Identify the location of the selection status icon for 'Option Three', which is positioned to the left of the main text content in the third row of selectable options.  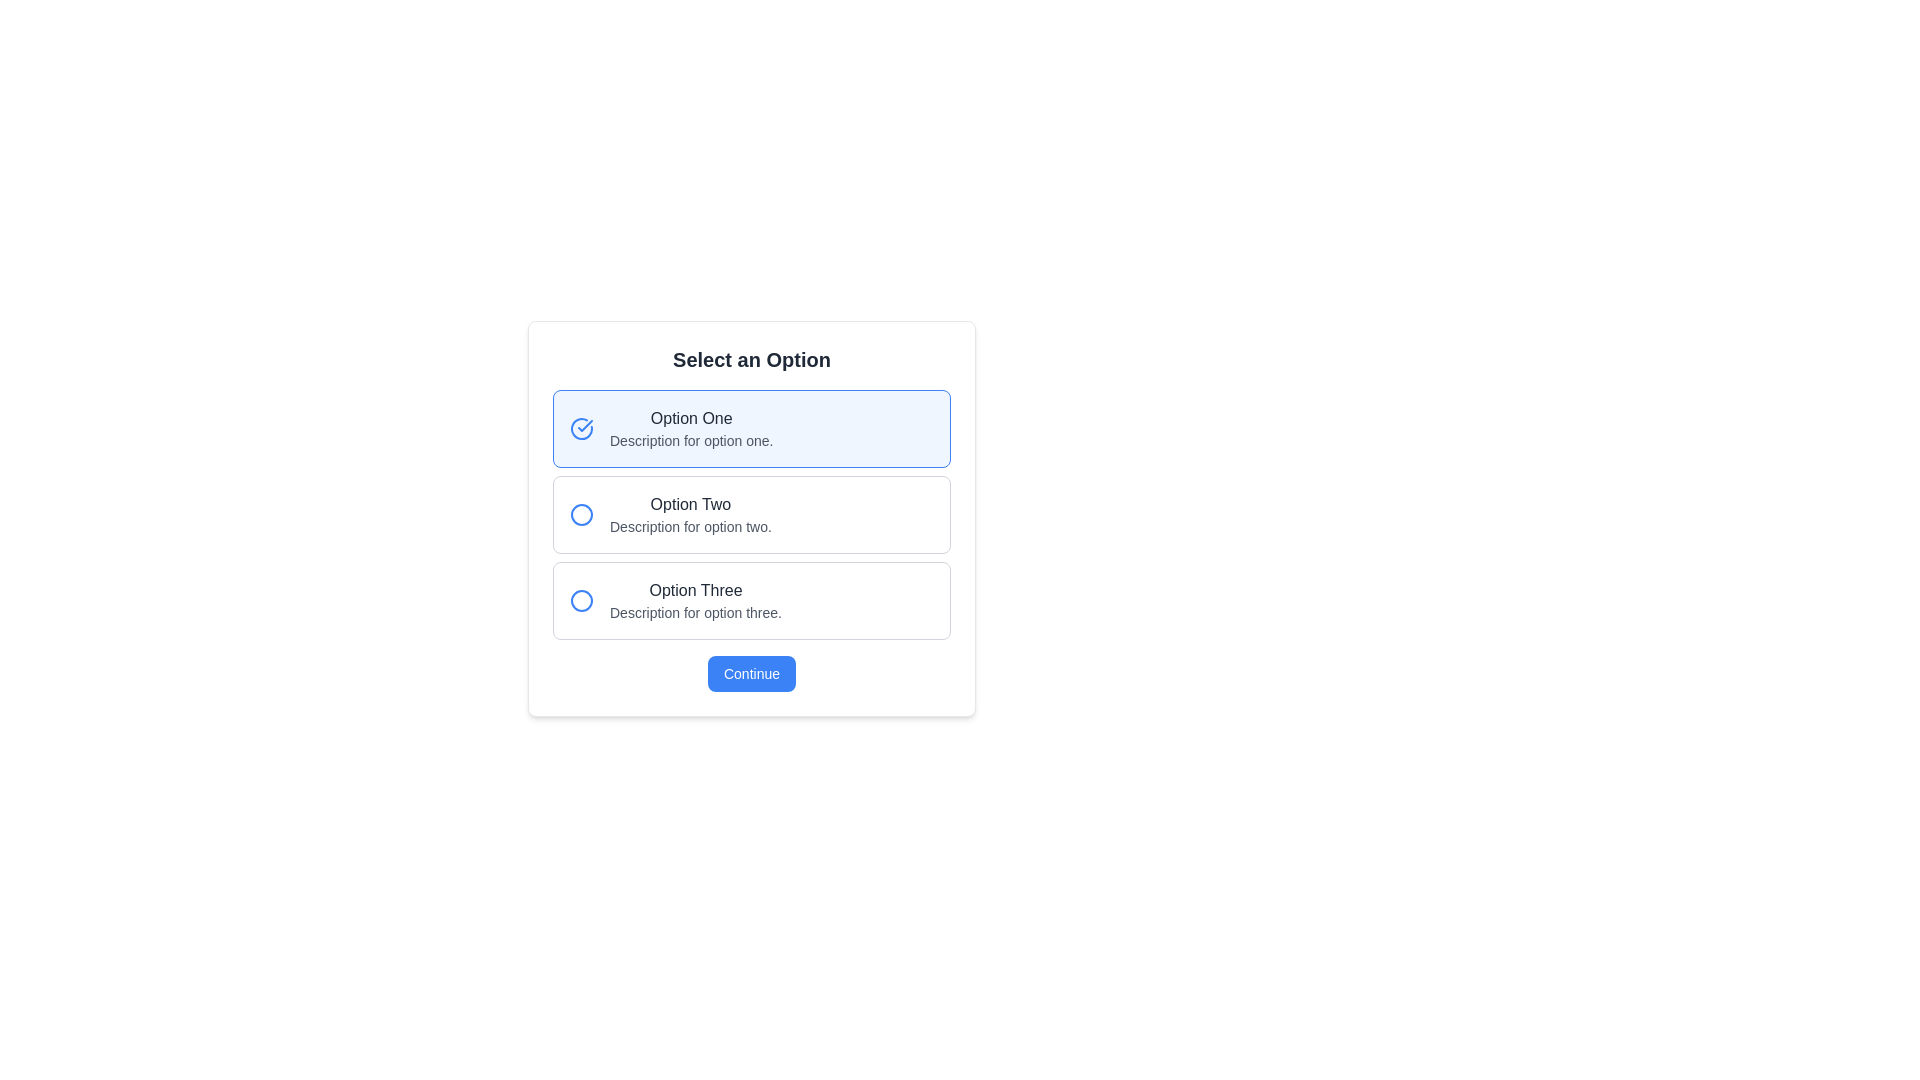
(580, 600).